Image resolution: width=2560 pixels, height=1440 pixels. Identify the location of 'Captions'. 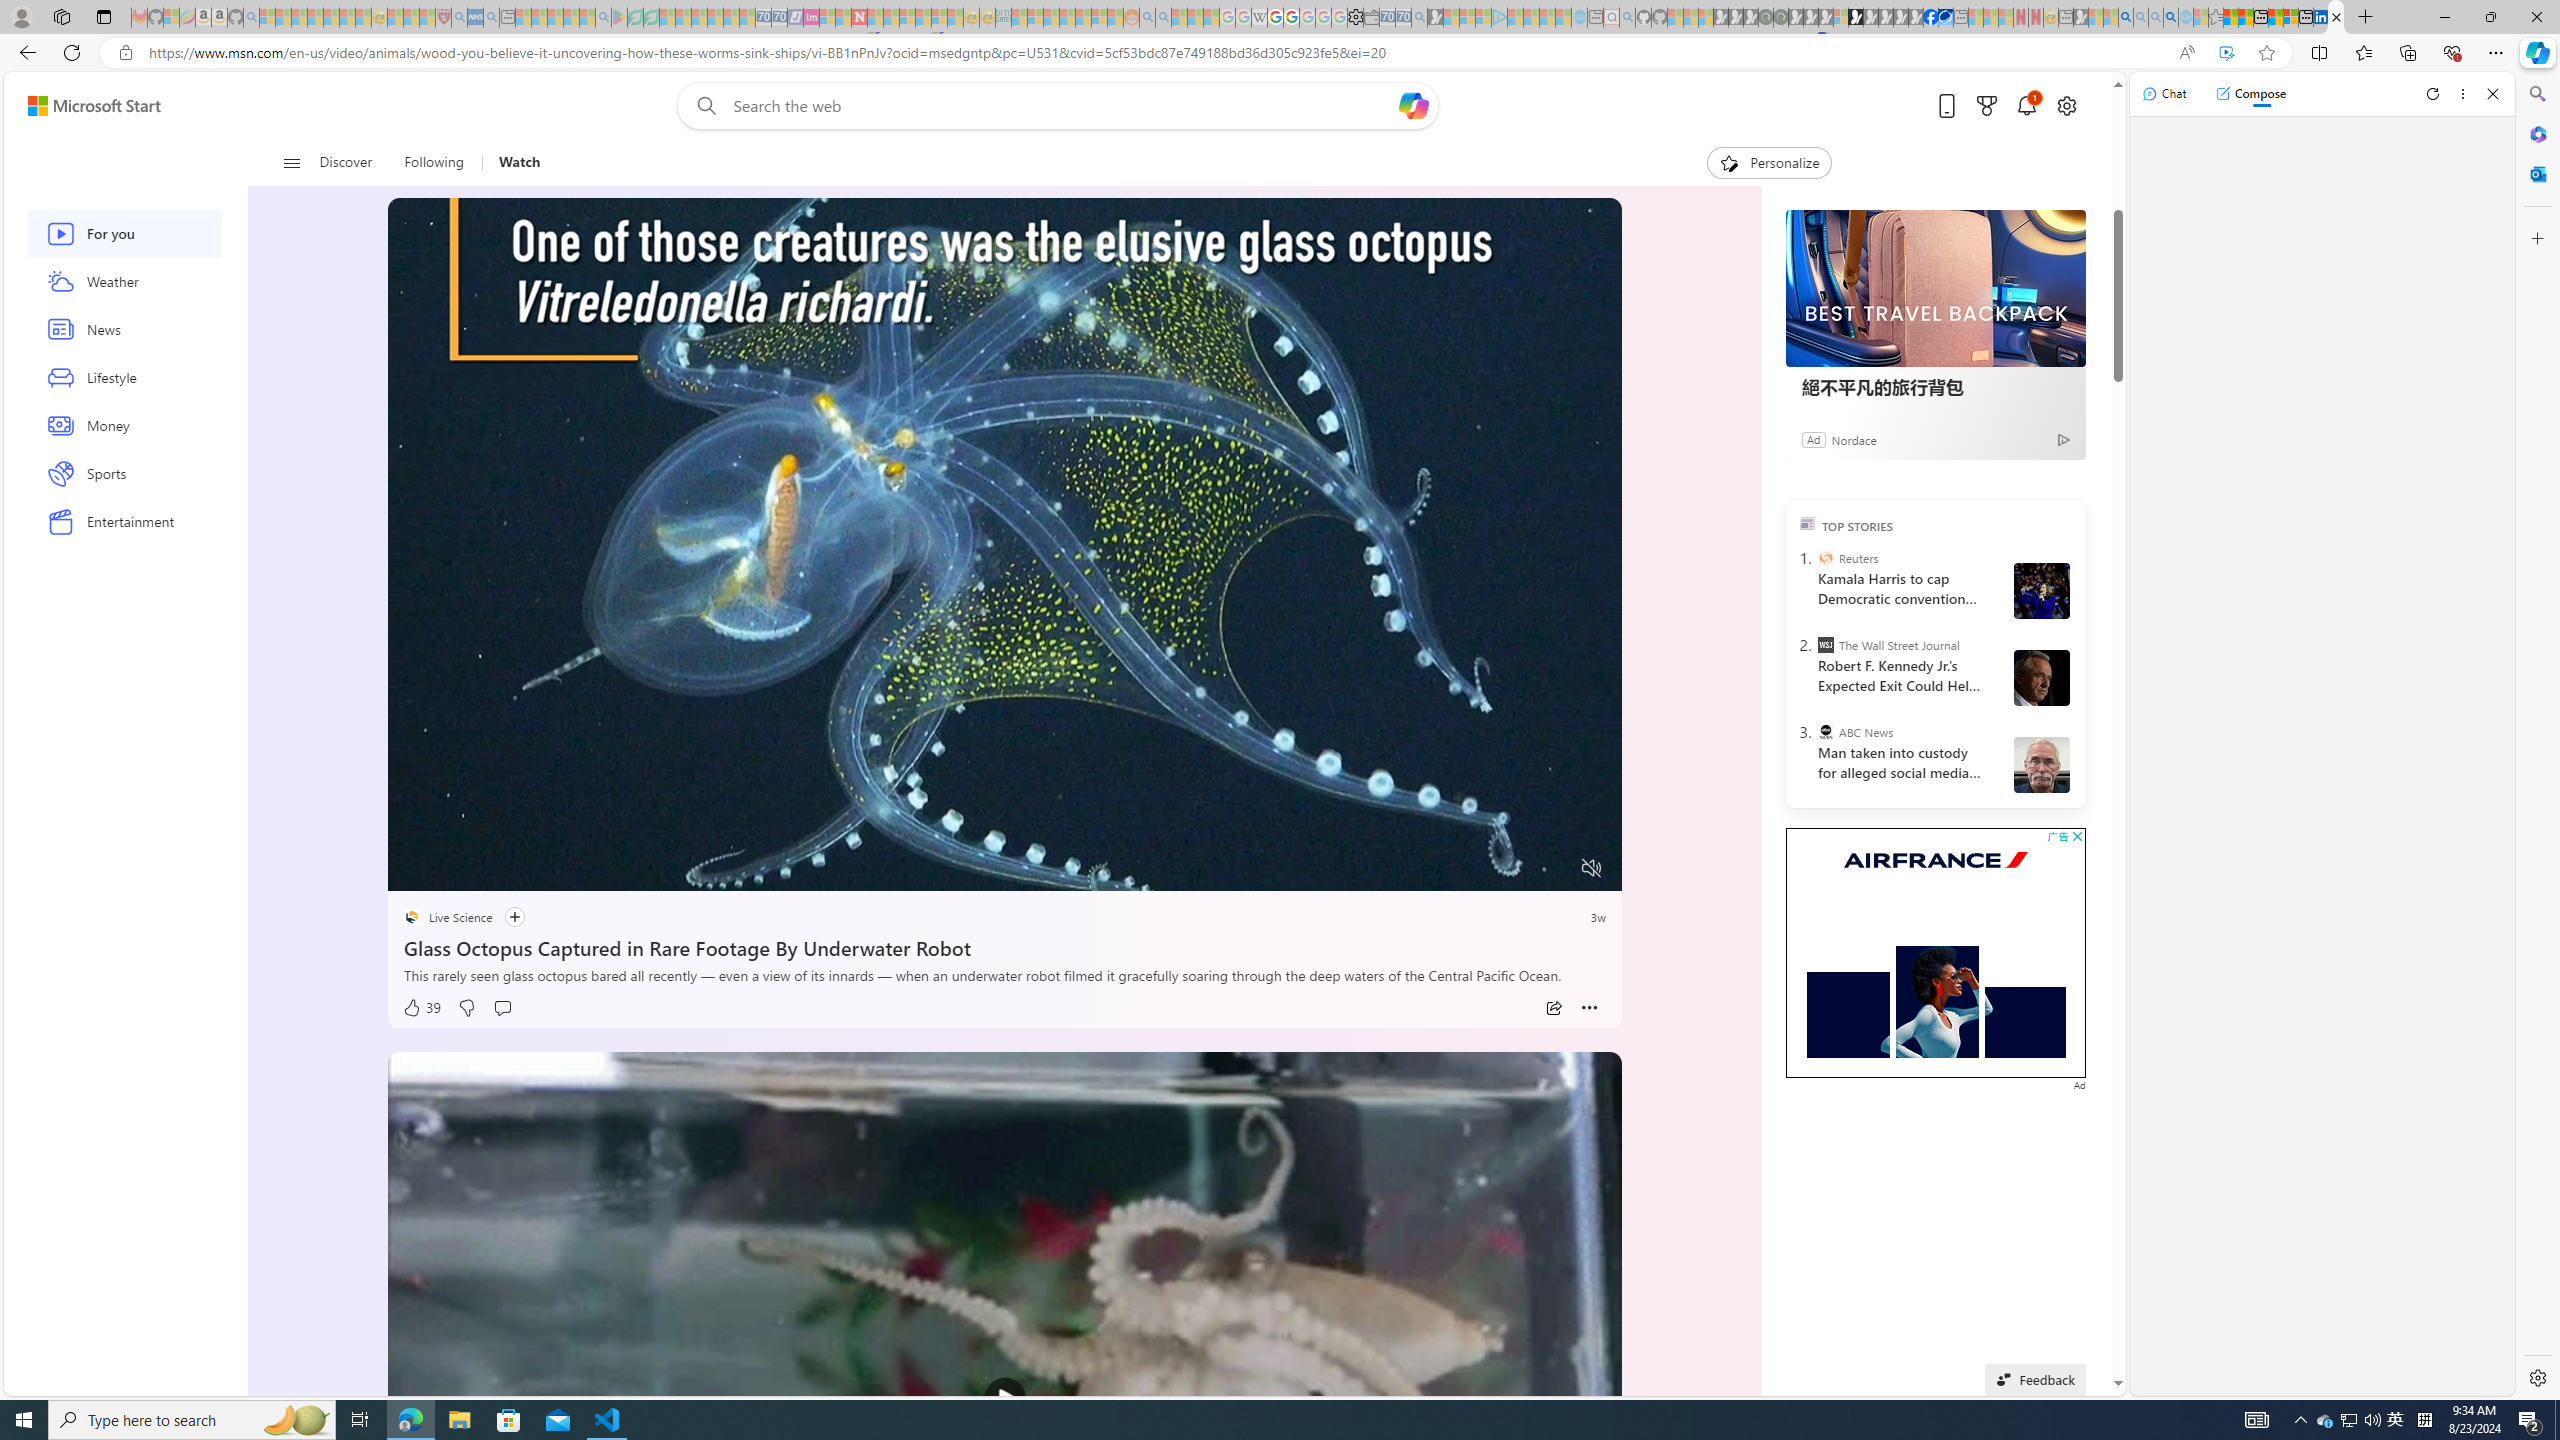
(1513, 869).